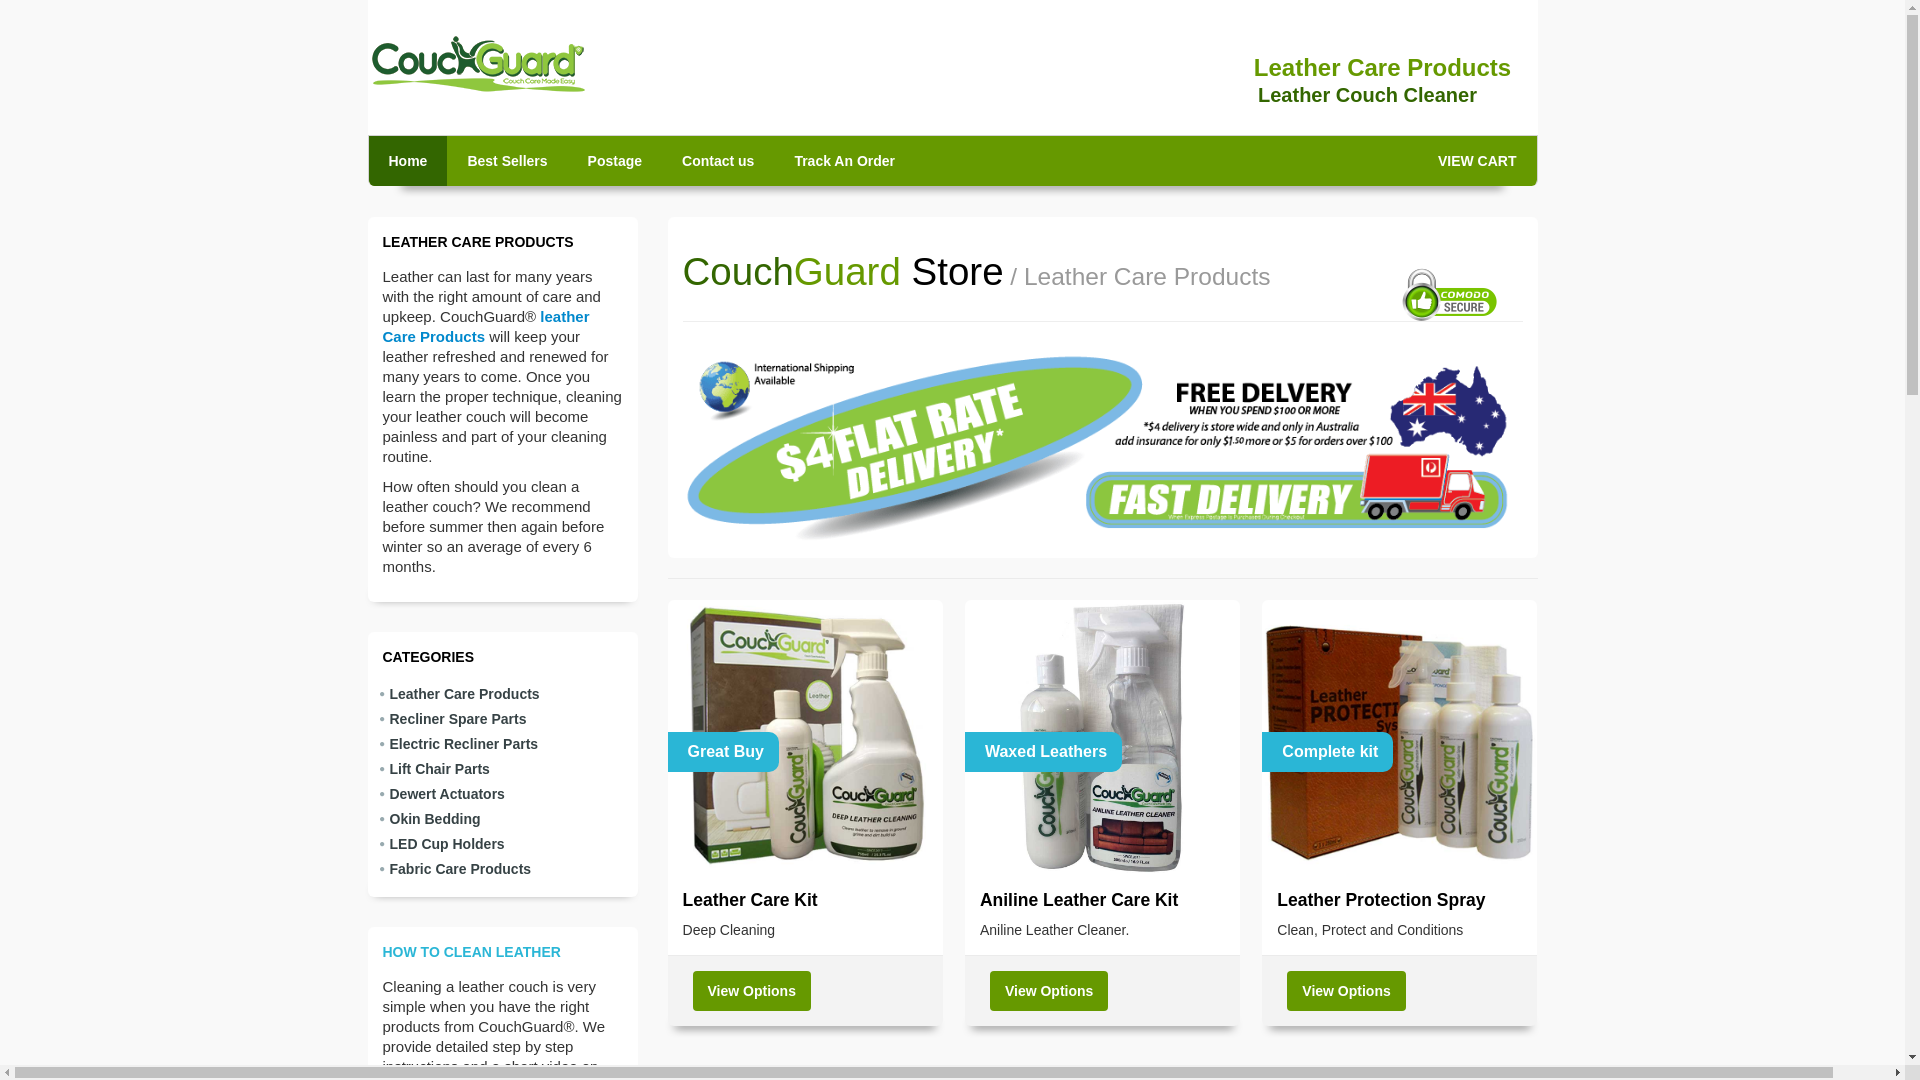 The height and width of the screenshot is (1080, 1920). Describe the element at coordinates (507, 160) in the screenshot. I see `'Best Sellers'` at that location.